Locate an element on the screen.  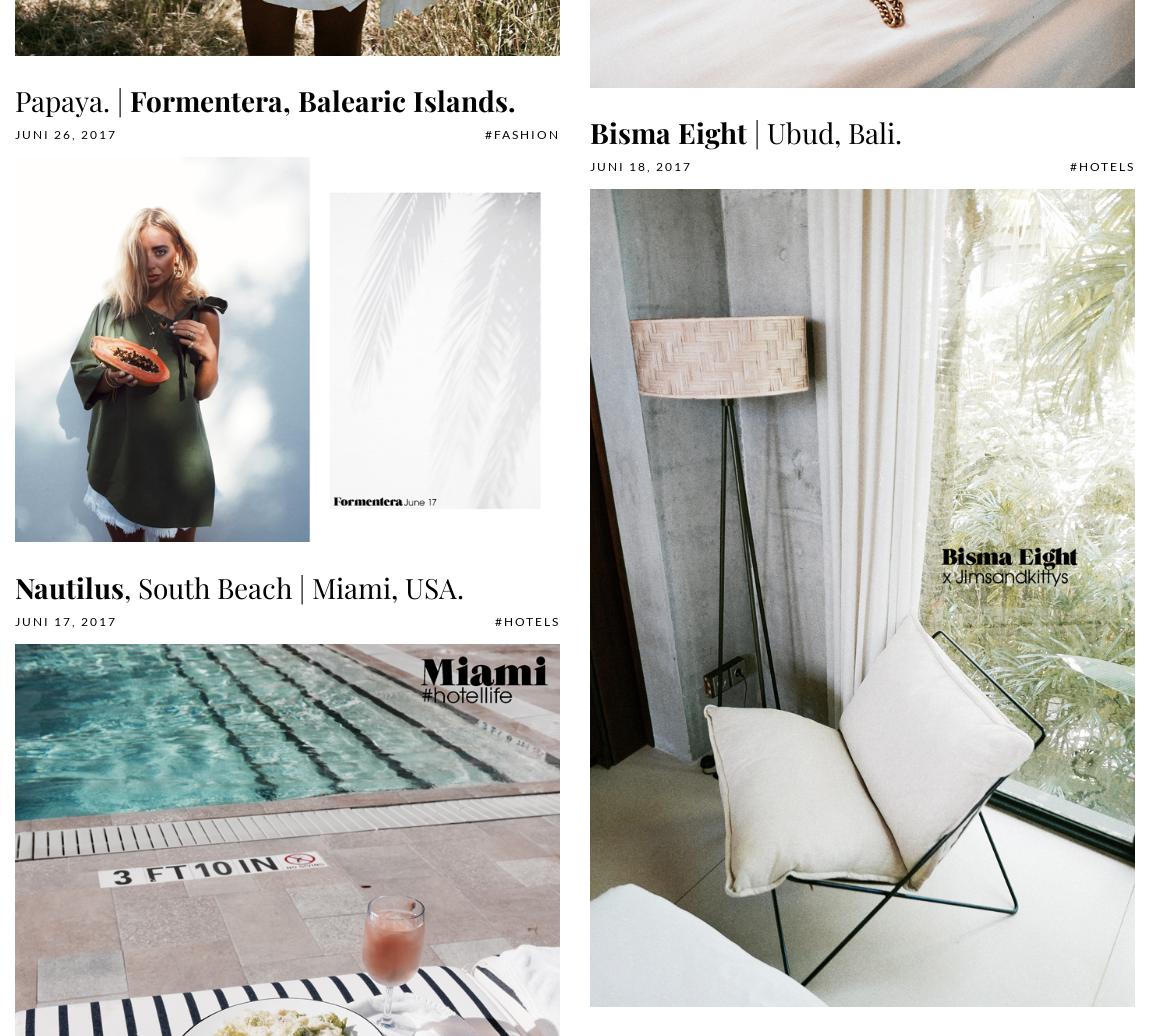
', South Beach | Miami, USA.' is located at coordinates (294, 587).